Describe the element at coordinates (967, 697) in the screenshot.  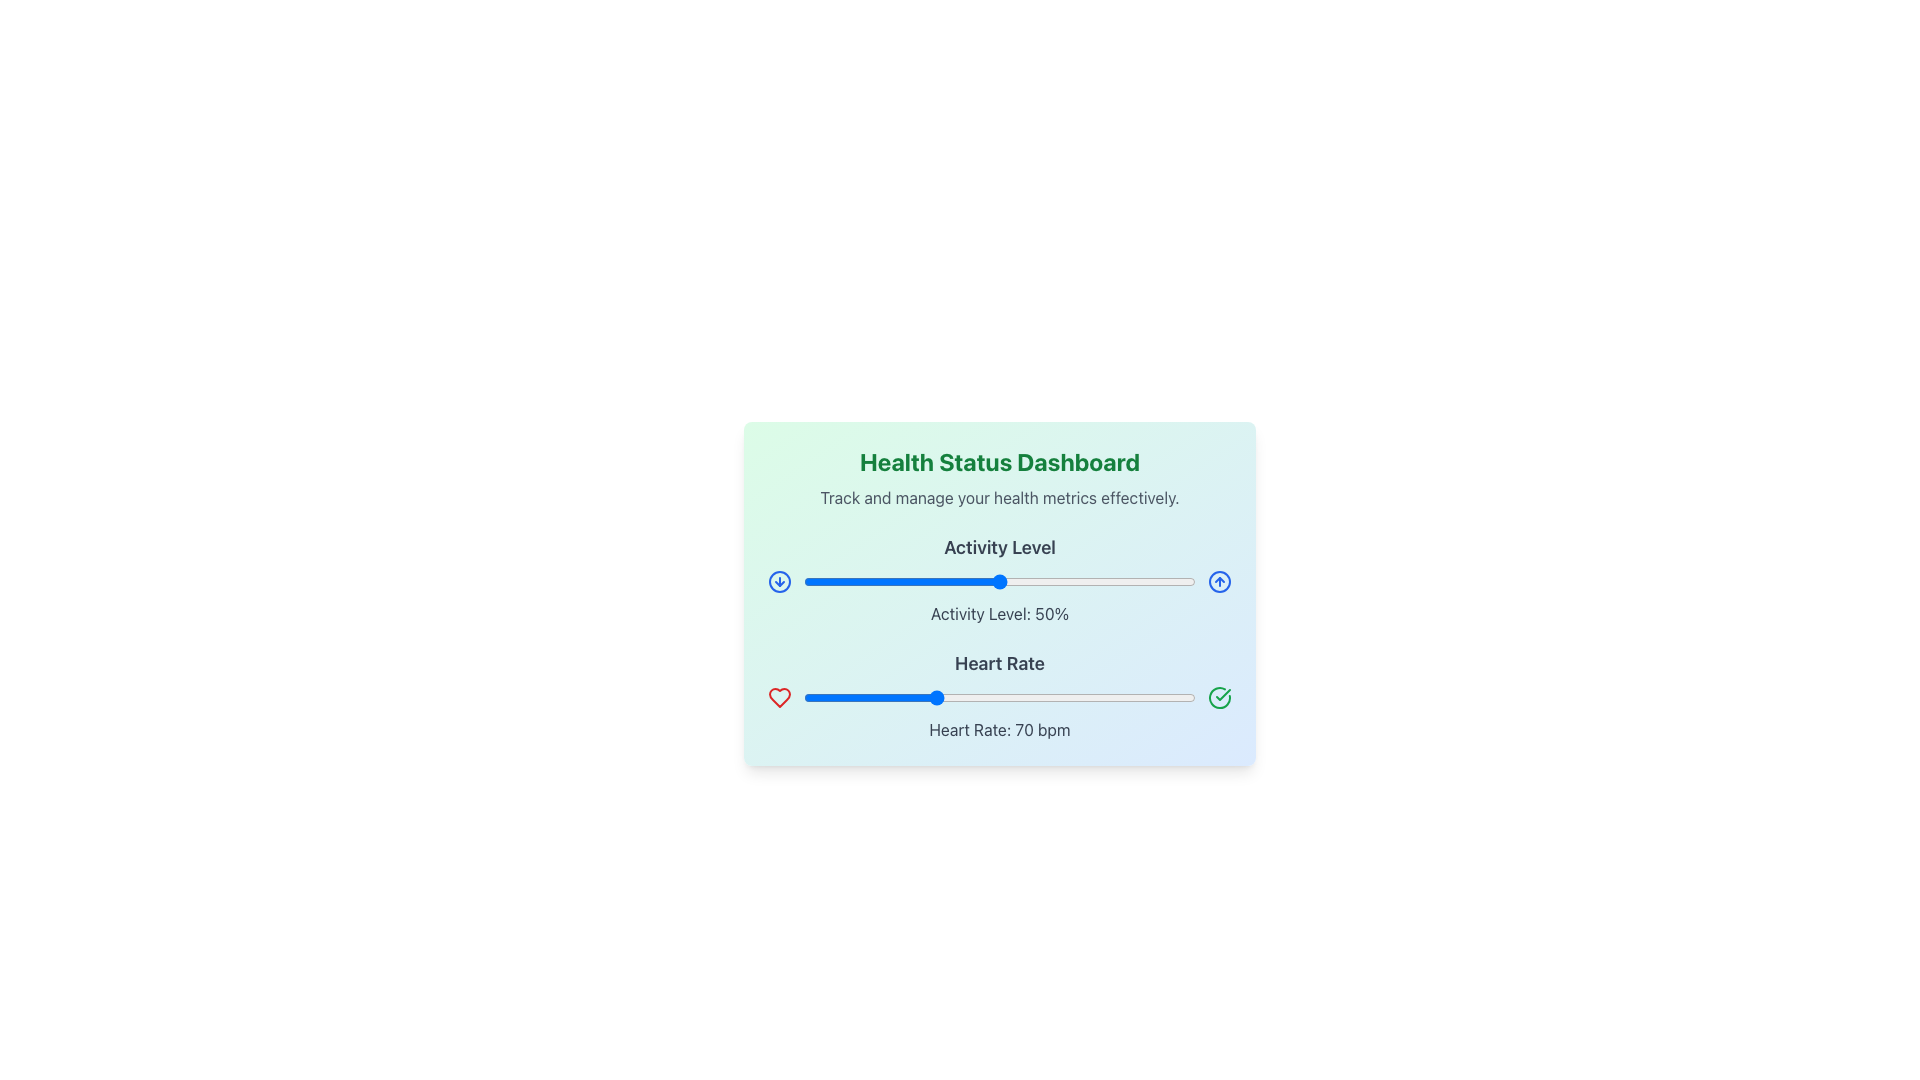
I see `heart rate` at that location.